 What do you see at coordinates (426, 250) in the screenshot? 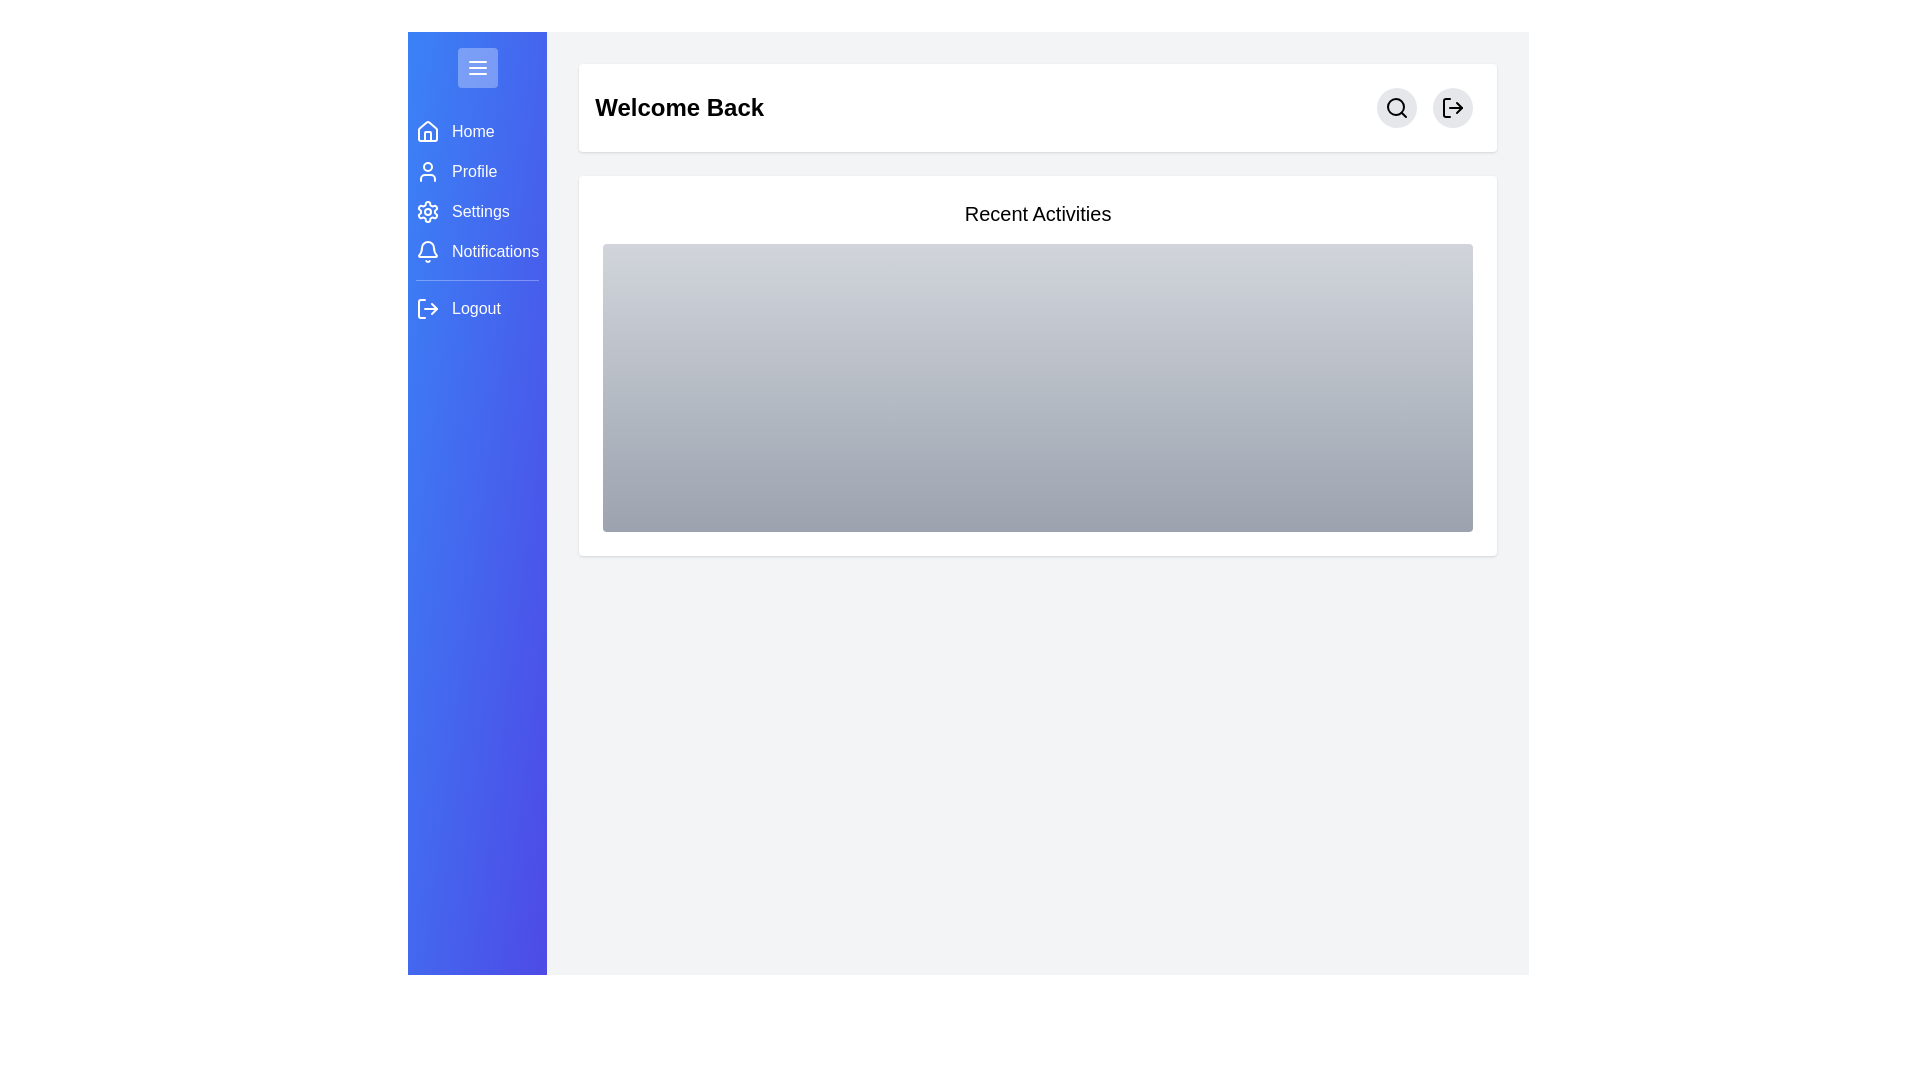
I see `the bell-shaped notification icon located in the vertical navigation menu, which is the fourth item from the top` at bounding box center [426, 250].